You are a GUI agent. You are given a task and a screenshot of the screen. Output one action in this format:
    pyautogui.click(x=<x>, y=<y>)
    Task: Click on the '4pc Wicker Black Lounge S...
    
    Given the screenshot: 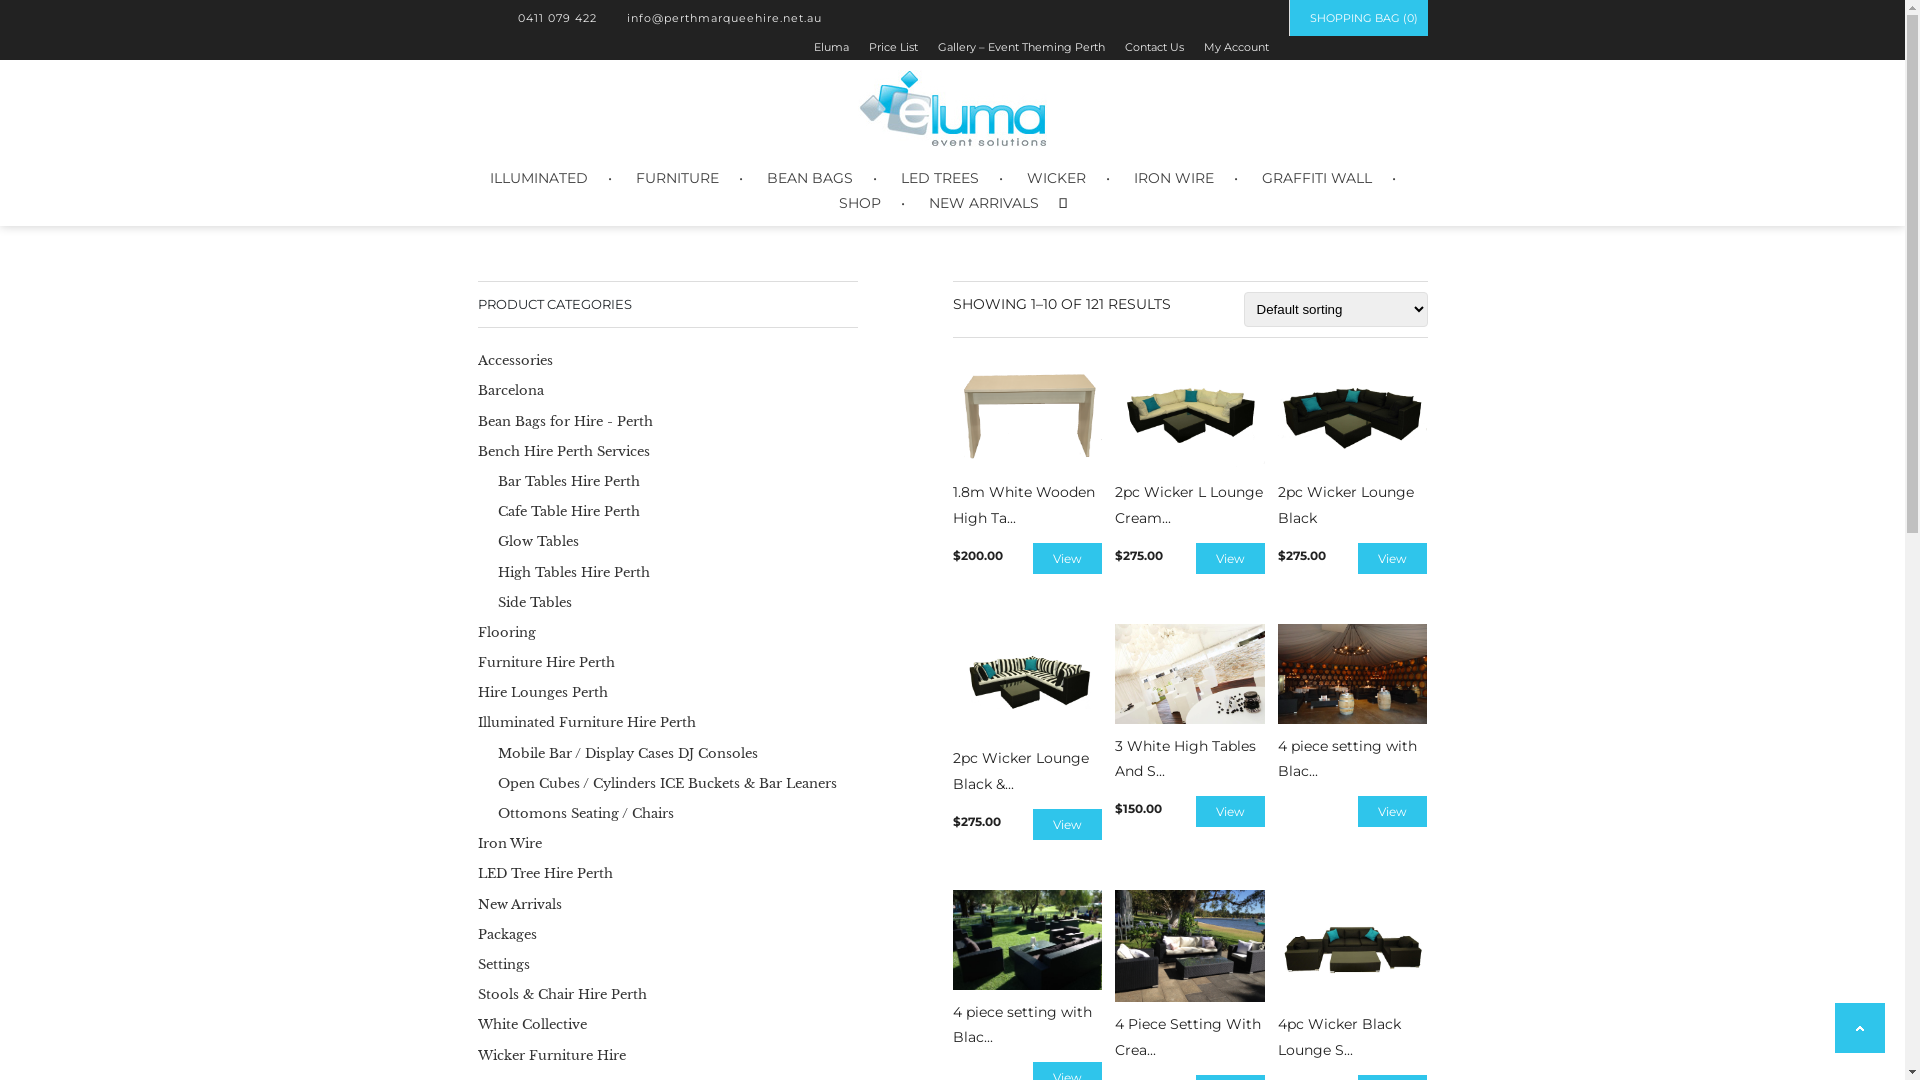 What is the action you would take?
    pyautogui.click(x=1353, y=975)
    